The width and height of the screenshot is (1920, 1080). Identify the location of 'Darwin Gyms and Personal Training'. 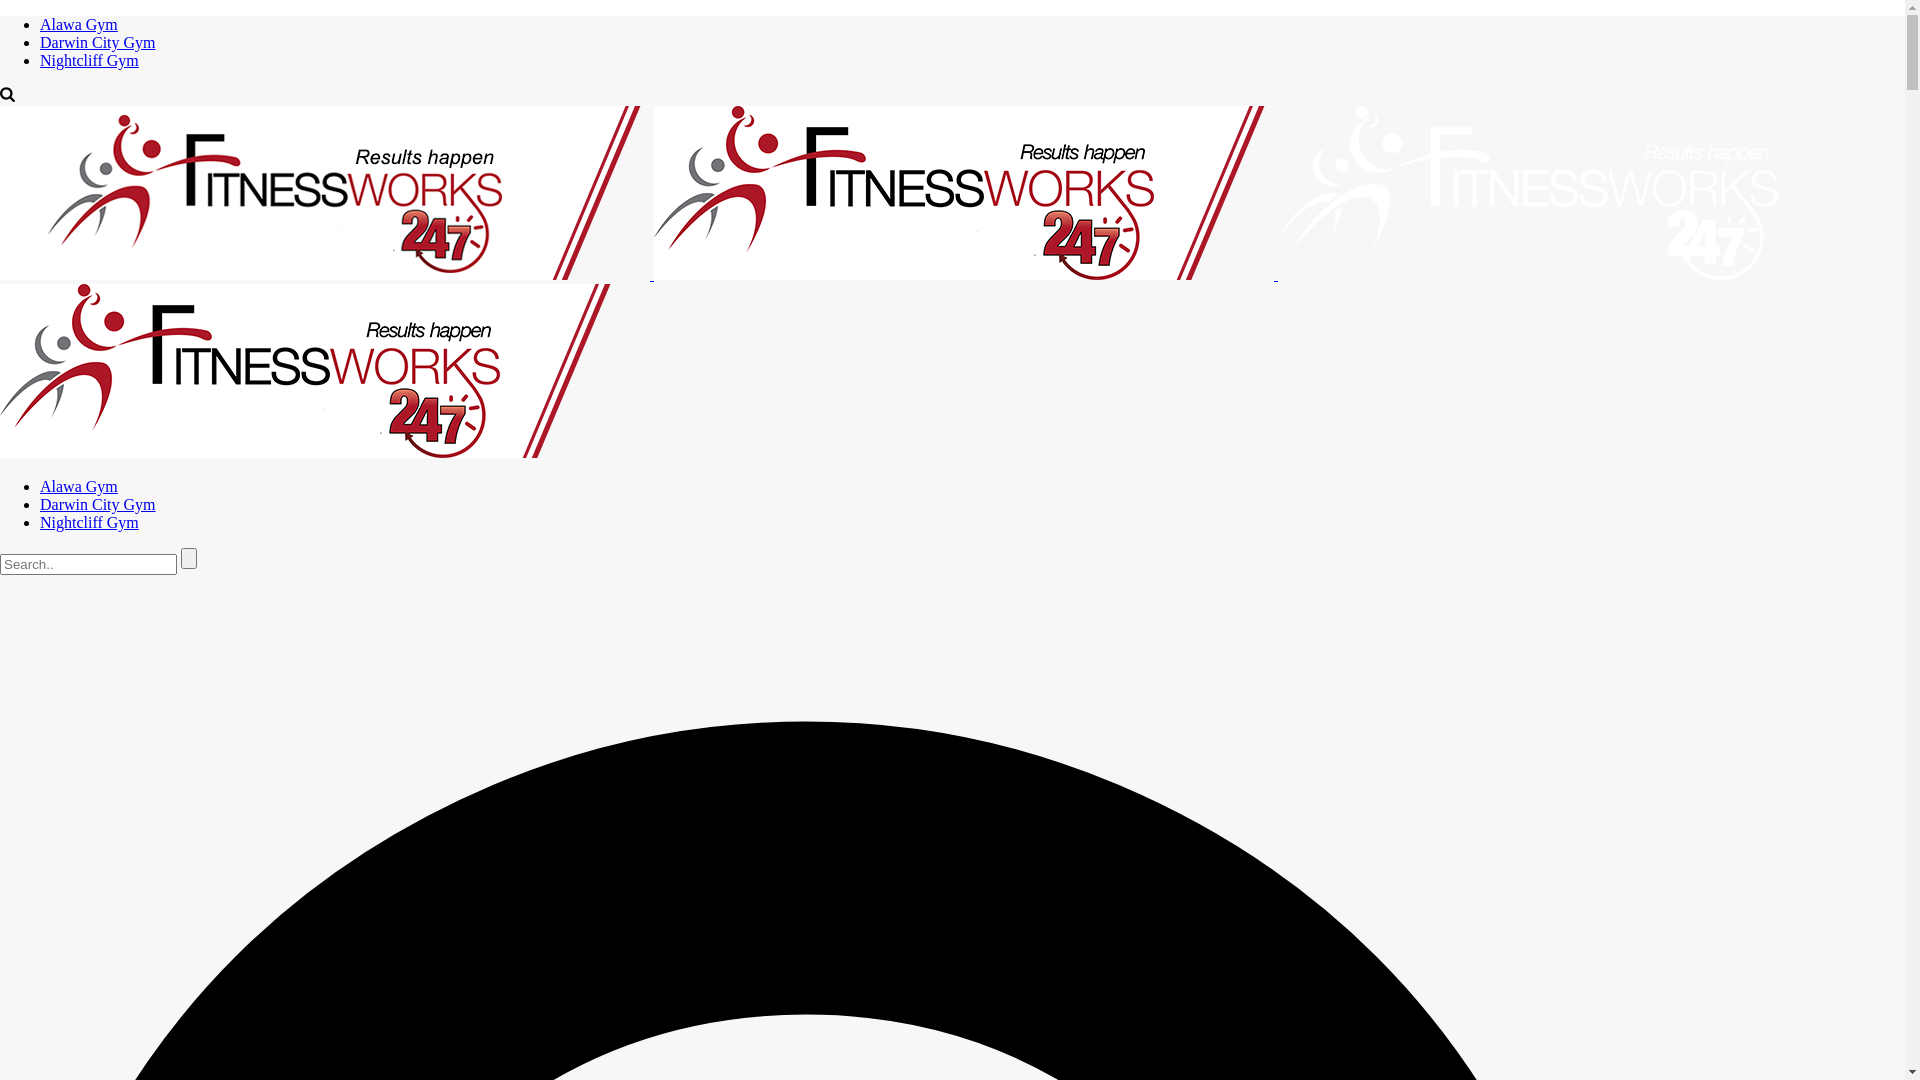
(325, 192).